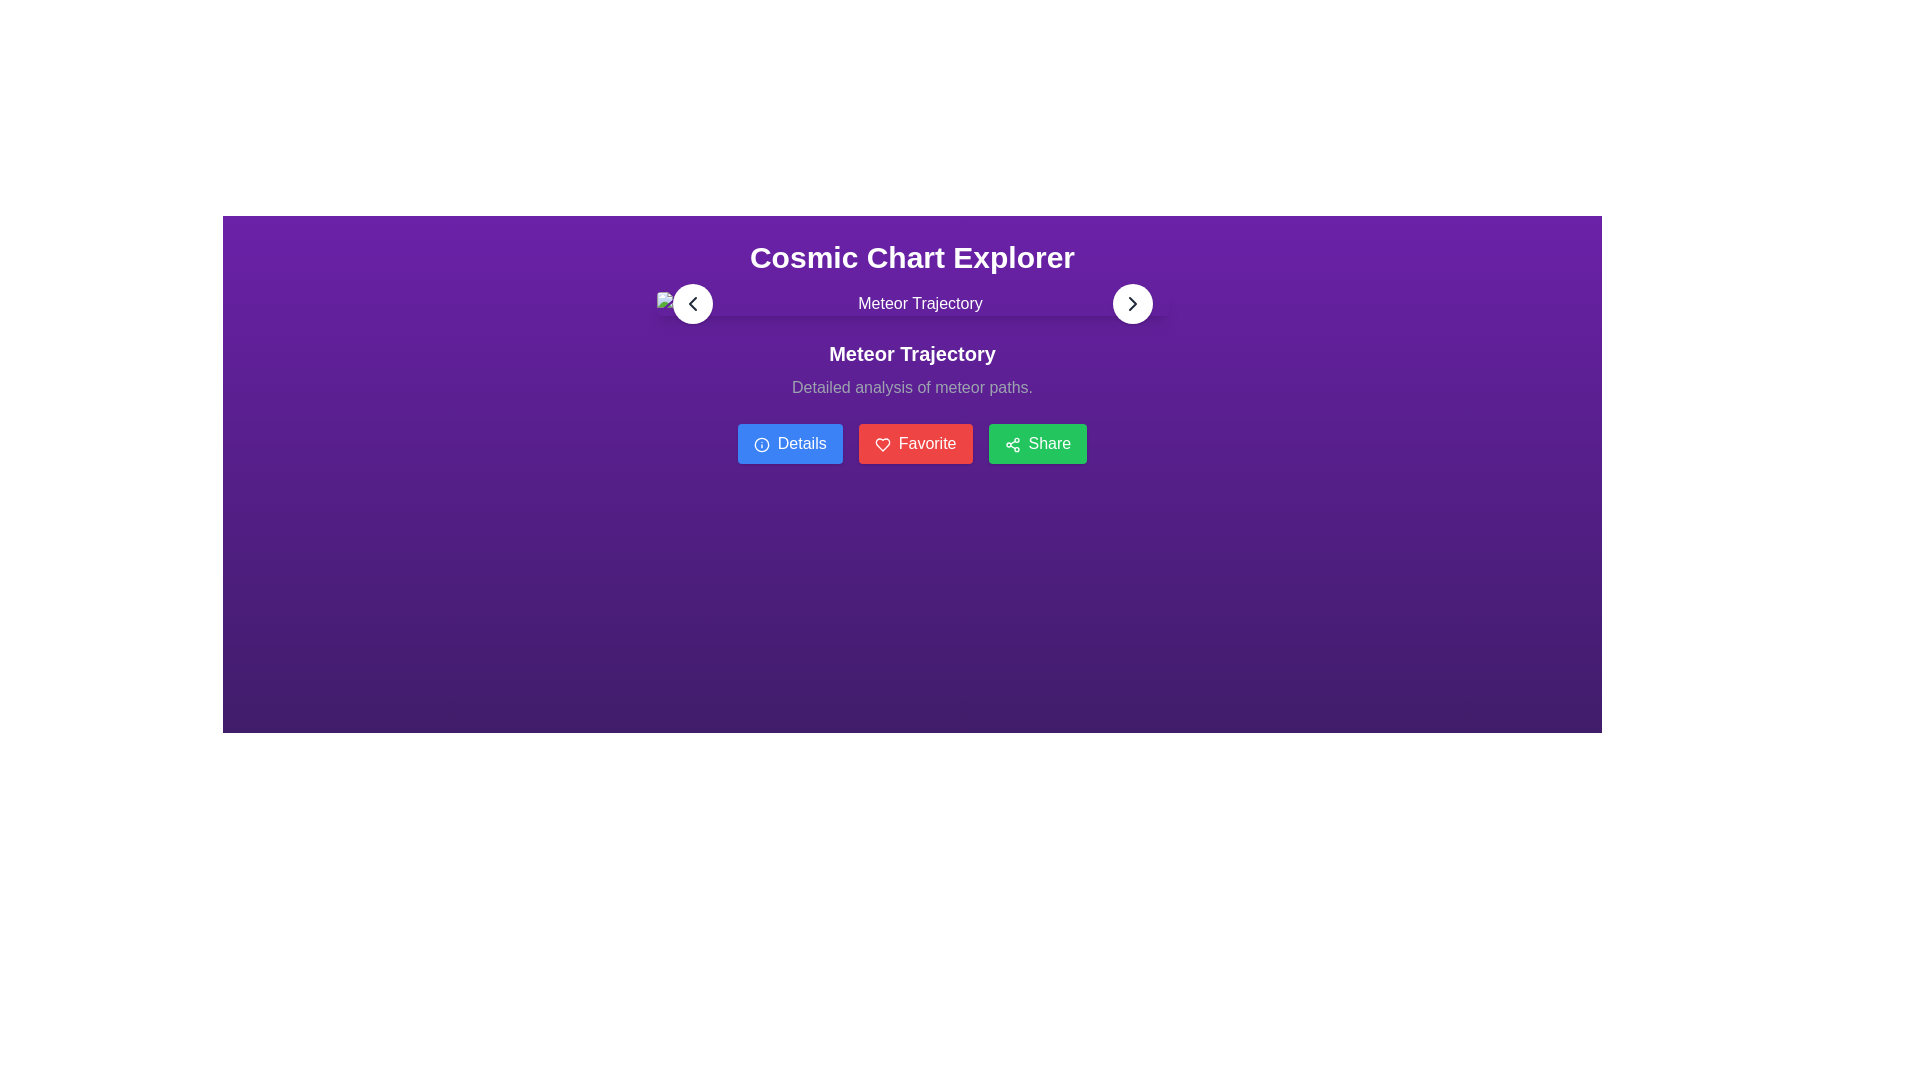 The height and width of the screenshot is (1080, 1920). Describe the element at coordinates (789, 442) in the screenshot. I see `the 'Details' button, which is the first of three horizontally aligned buttons located below the main header and subtitle. It is positioned to the left of the 'Favorite' button and further to the left of the 'Share' button` at that location.